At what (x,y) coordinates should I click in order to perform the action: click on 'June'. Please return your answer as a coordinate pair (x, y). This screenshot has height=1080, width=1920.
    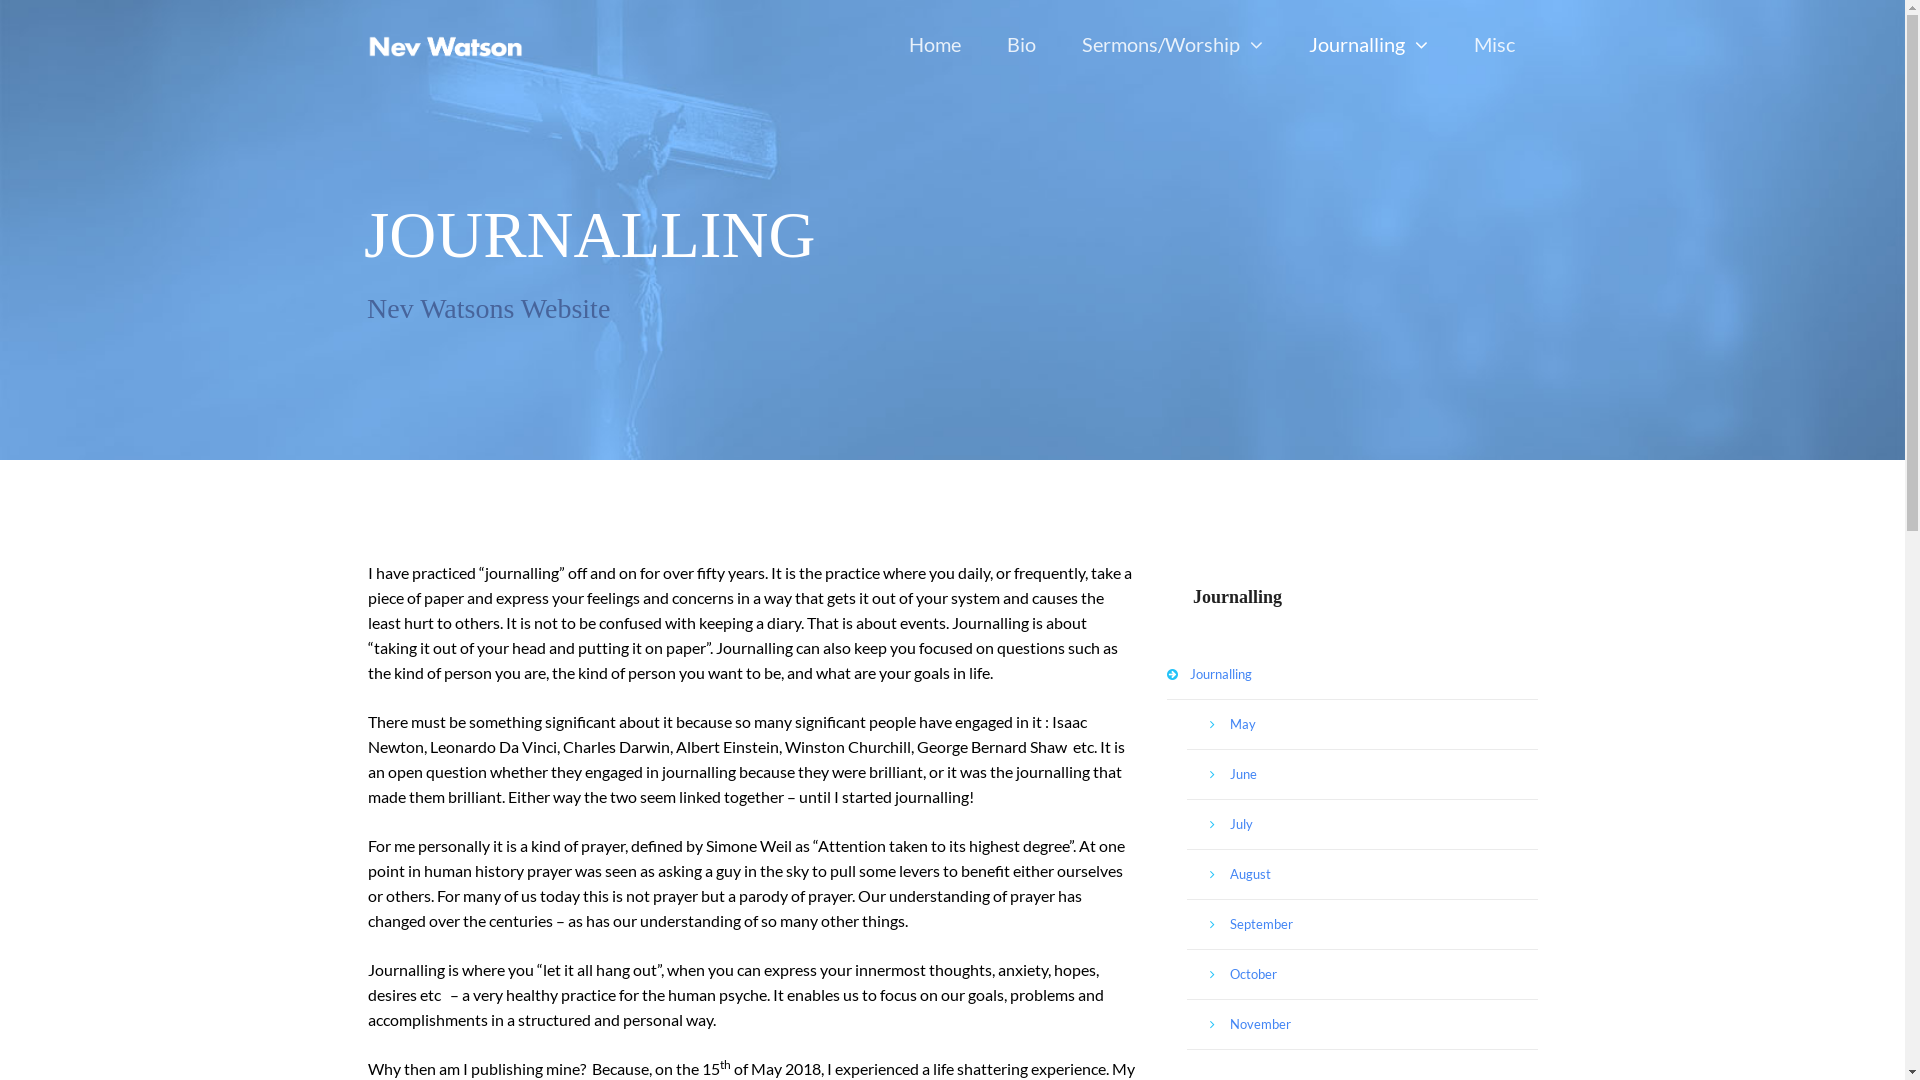
    Looking at the image, I should click on (1186, 774).